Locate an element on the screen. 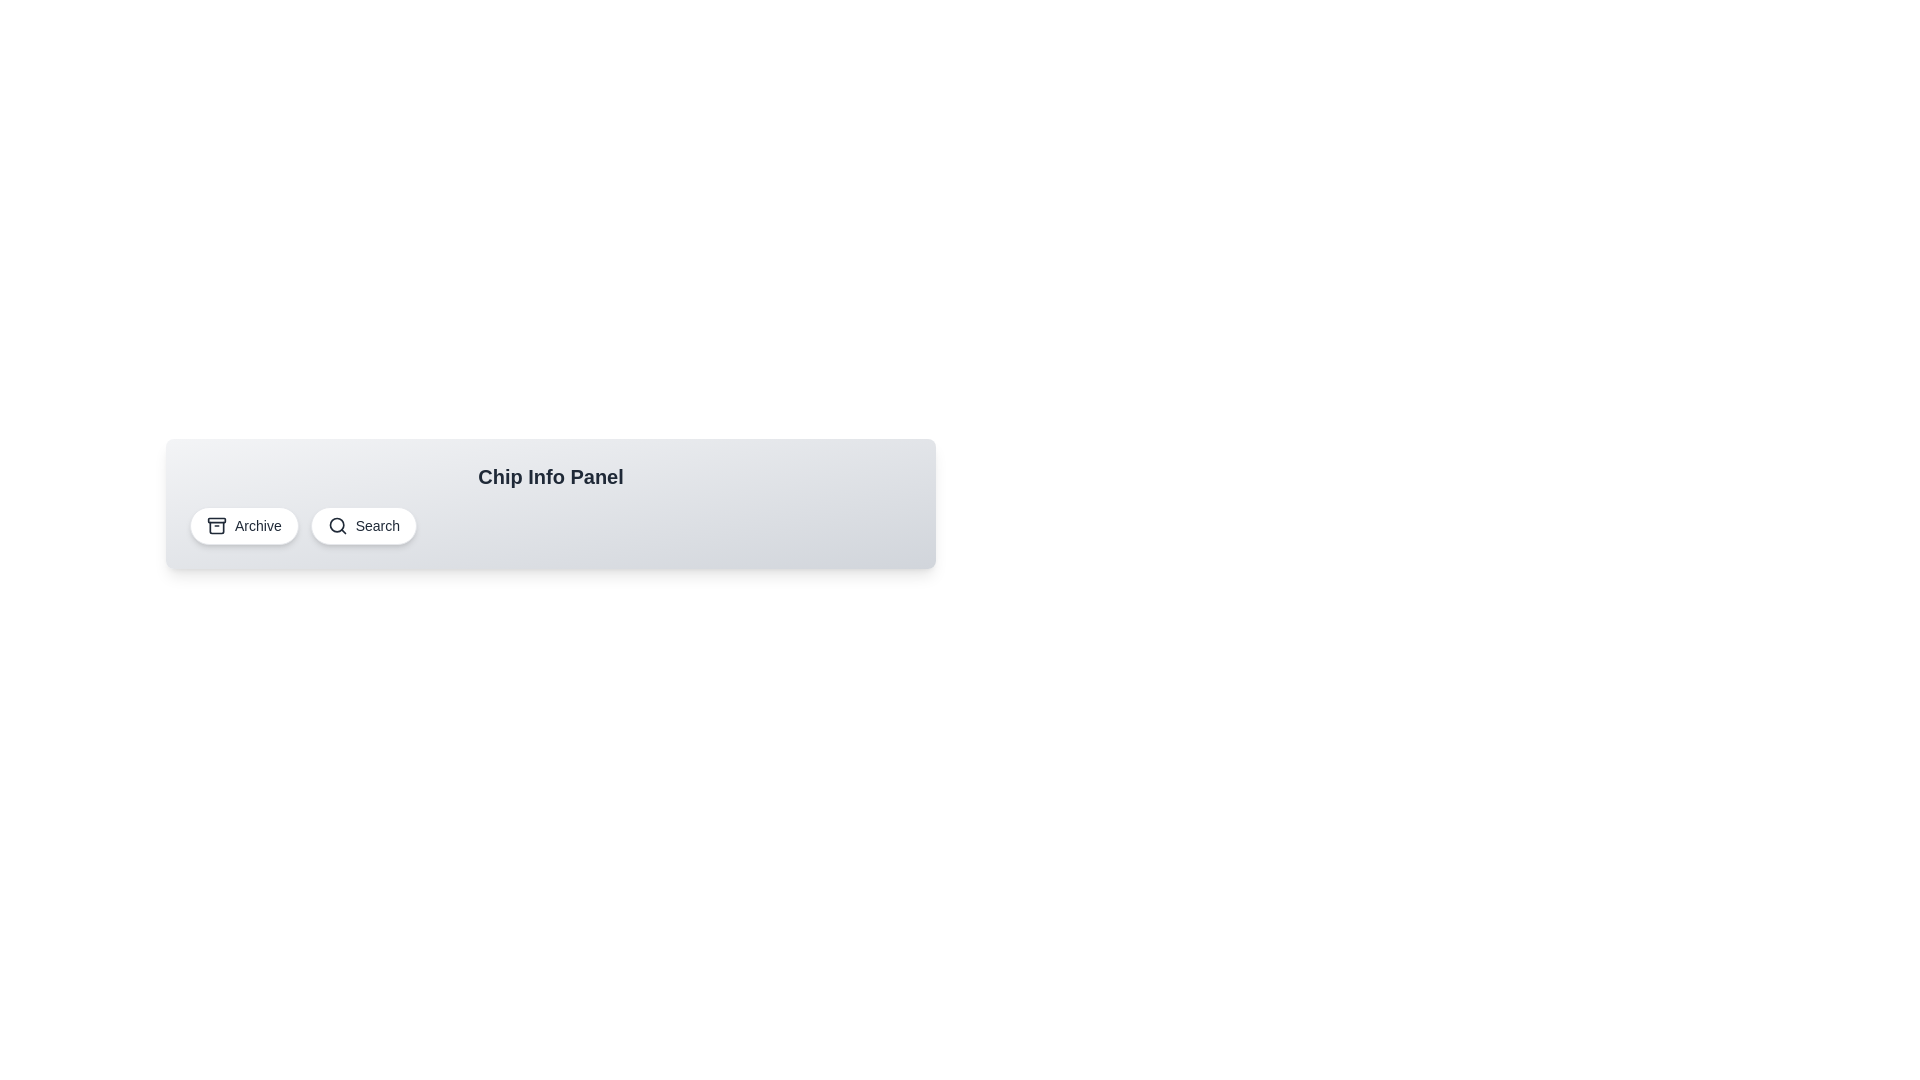 Image resolution: width=1920 pixels, height=1080 pixels. the Search chip to observe the hover effect is located at coordinates (363, 524).